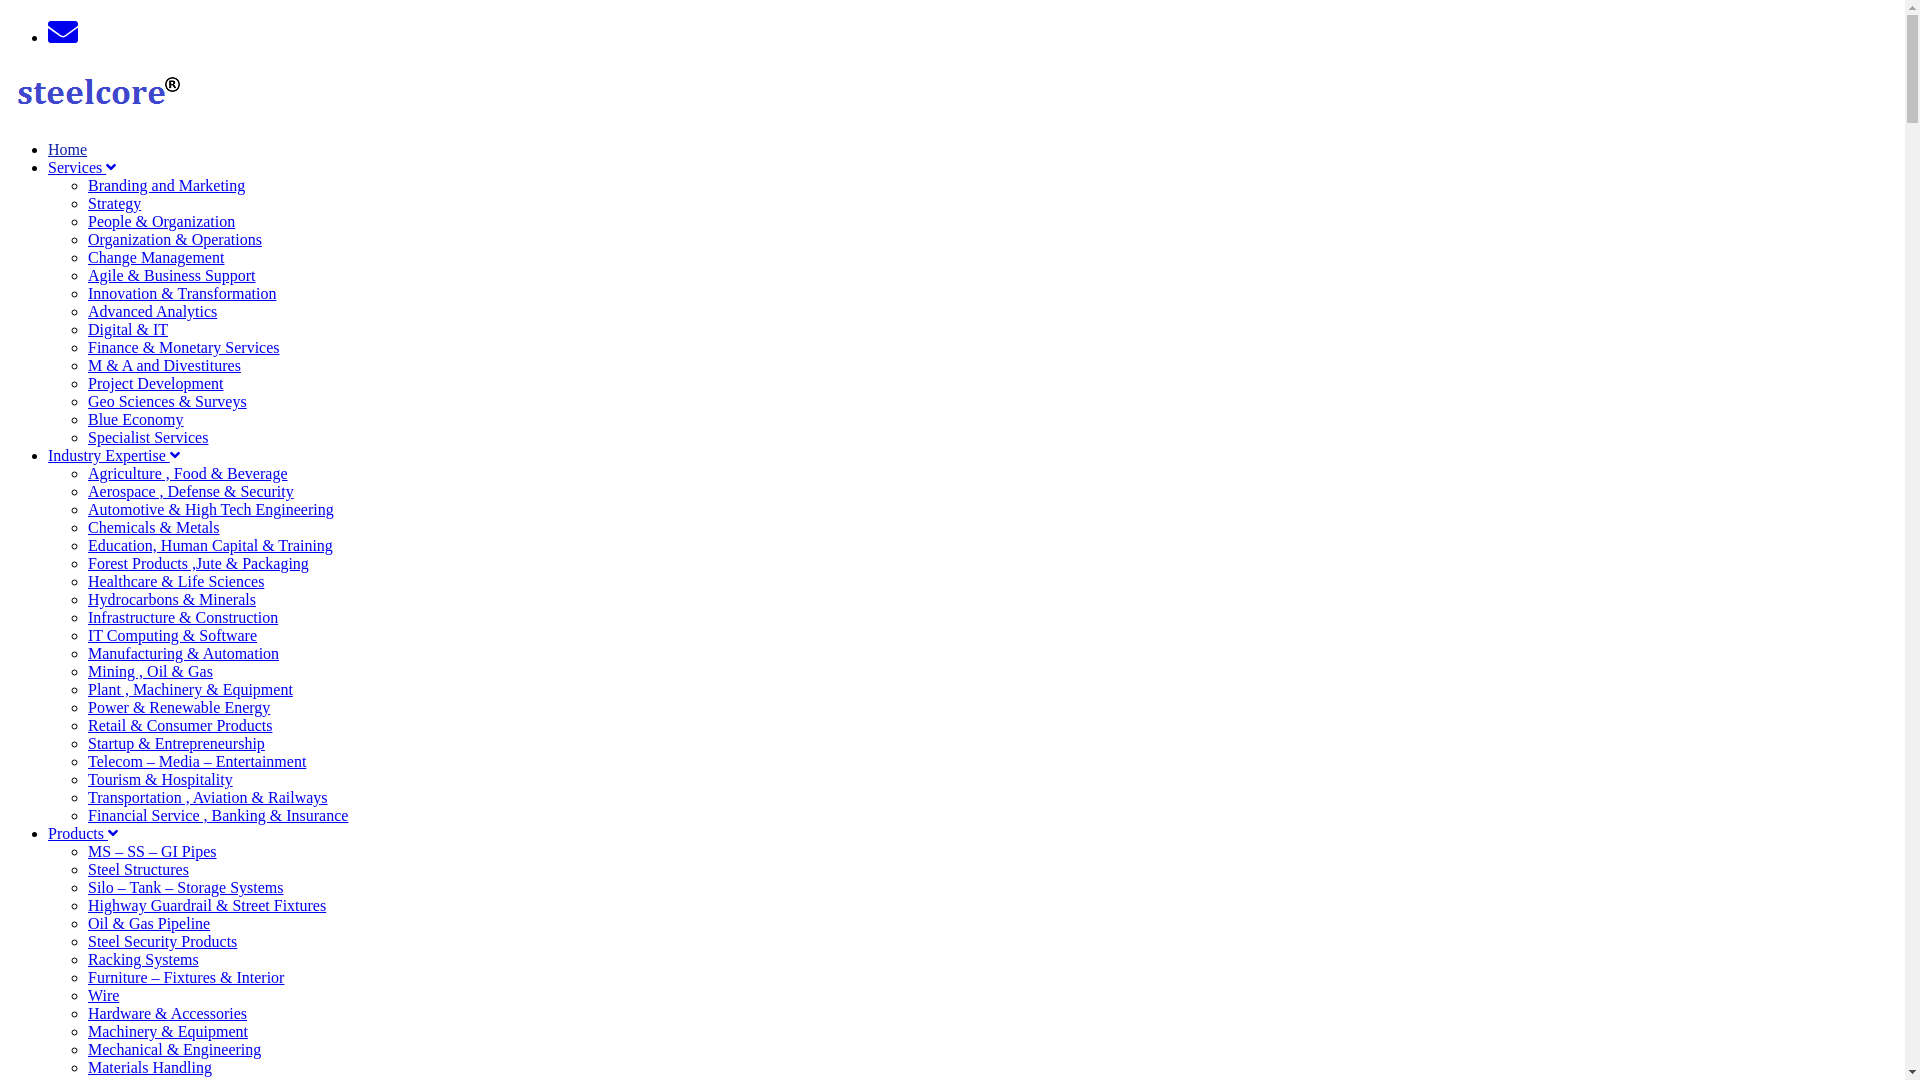 The height and width of the screenshot is (1080, 1920). I want to click on 'Plant , Machinery & Equipment', so click(86, 688).